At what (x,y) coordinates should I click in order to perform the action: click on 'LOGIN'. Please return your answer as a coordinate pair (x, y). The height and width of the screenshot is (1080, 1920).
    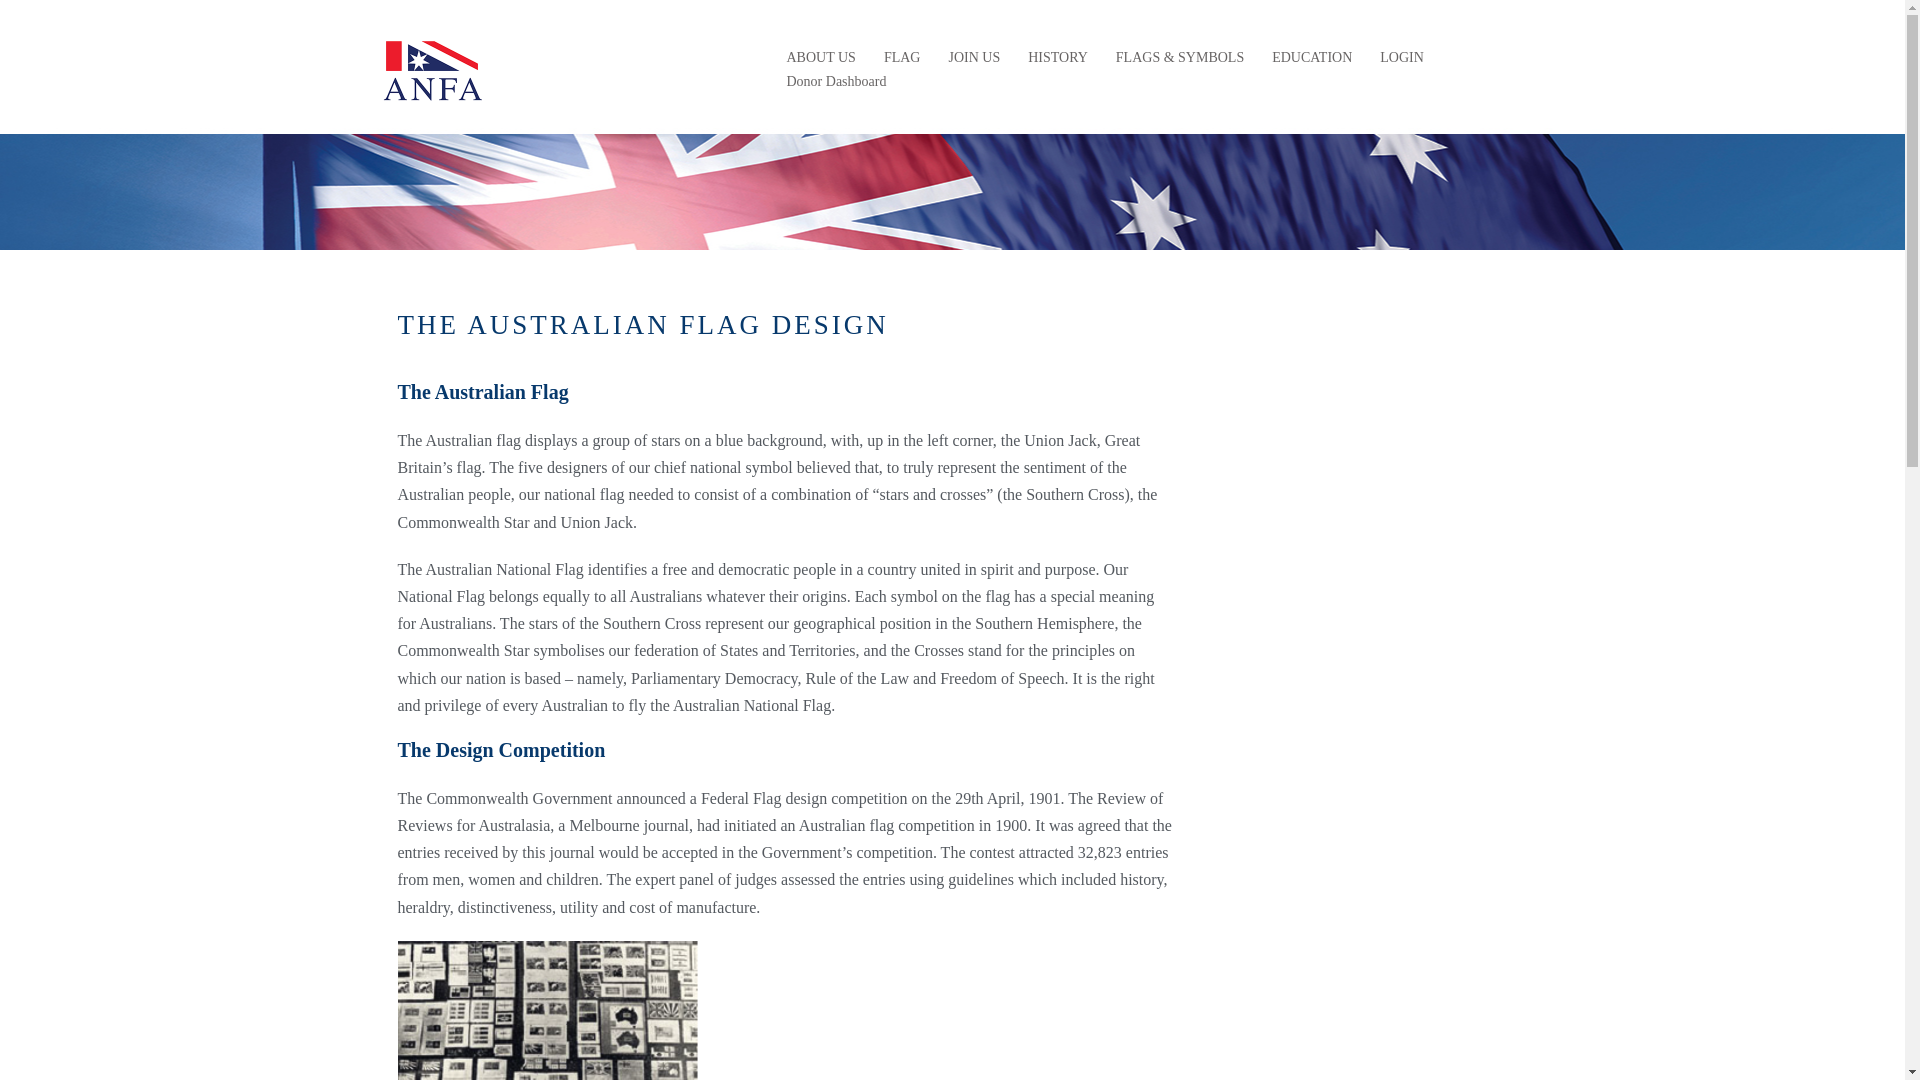
    Looking at the image, I should click on (1400, 56).